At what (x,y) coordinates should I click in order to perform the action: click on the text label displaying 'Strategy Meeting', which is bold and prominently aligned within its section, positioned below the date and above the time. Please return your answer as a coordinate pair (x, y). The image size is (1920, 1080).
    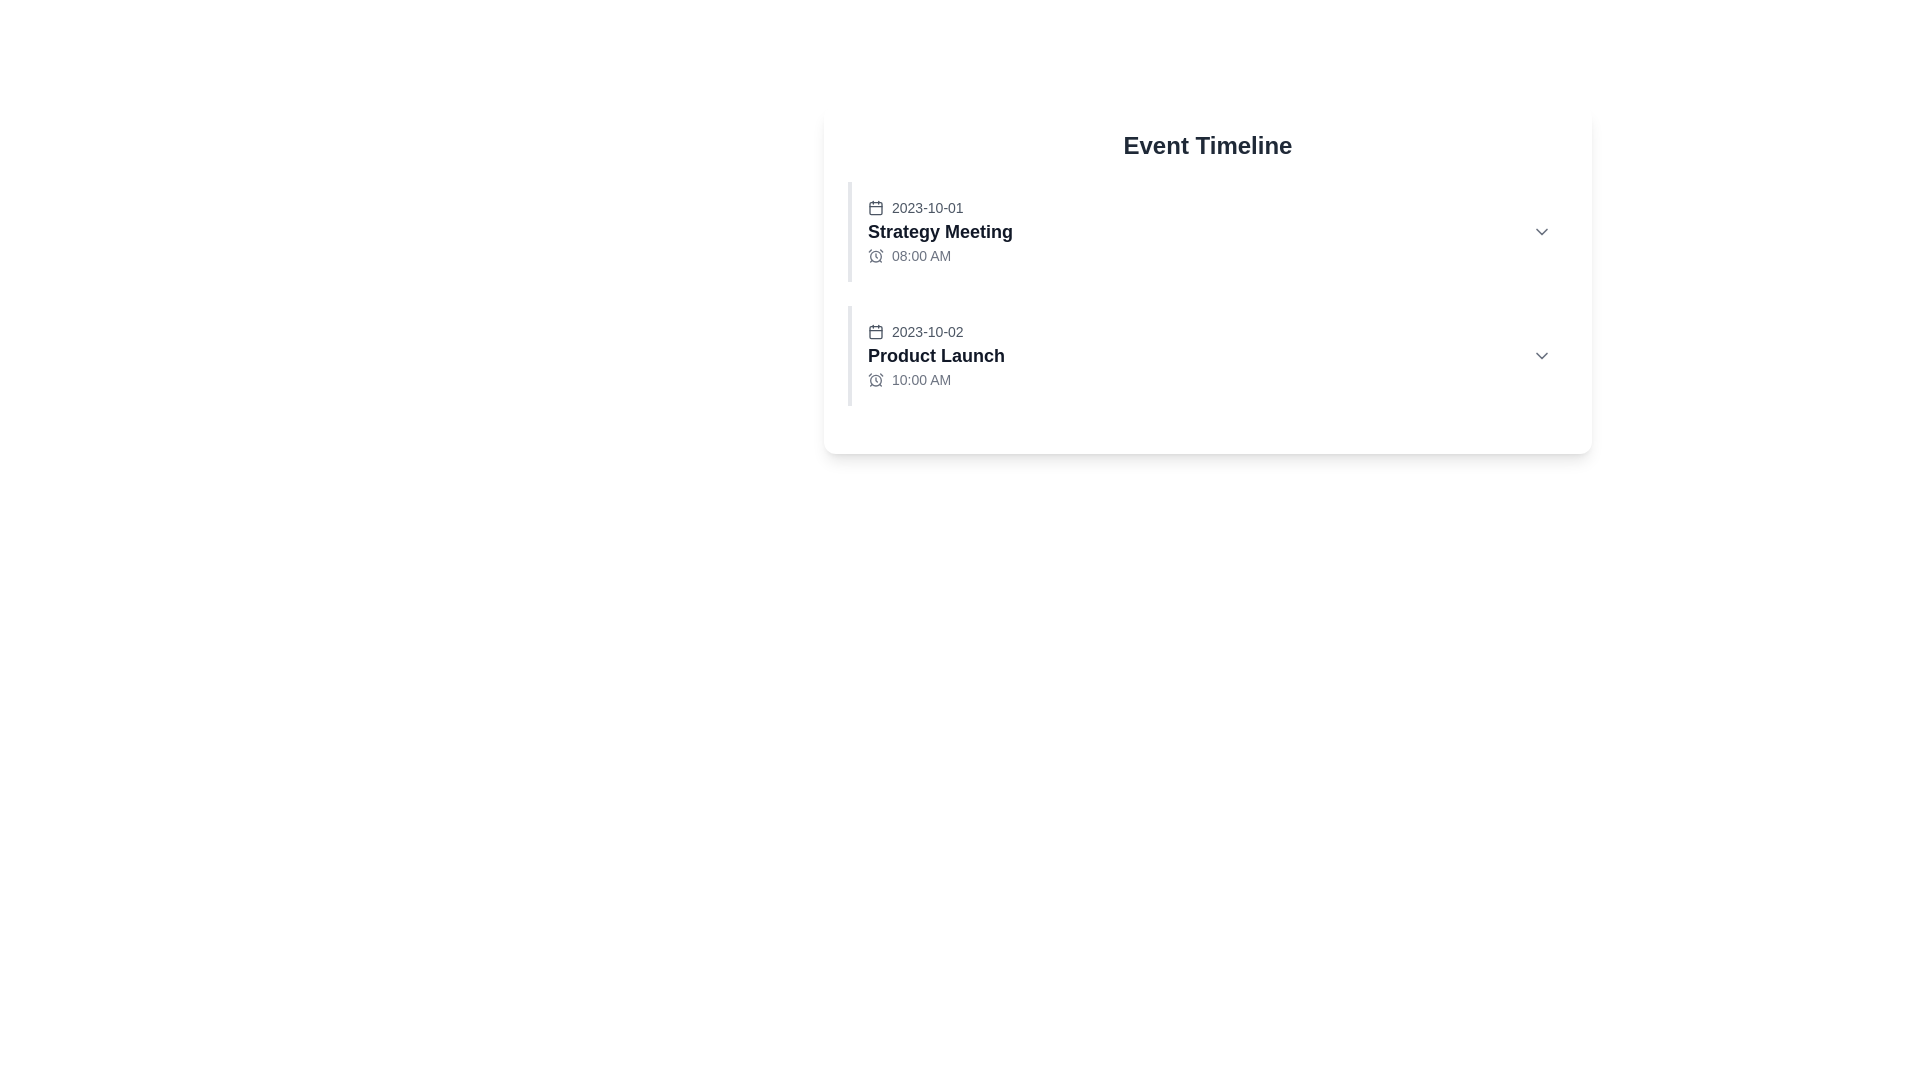
    Looking at the image, I should click on (939, 230).